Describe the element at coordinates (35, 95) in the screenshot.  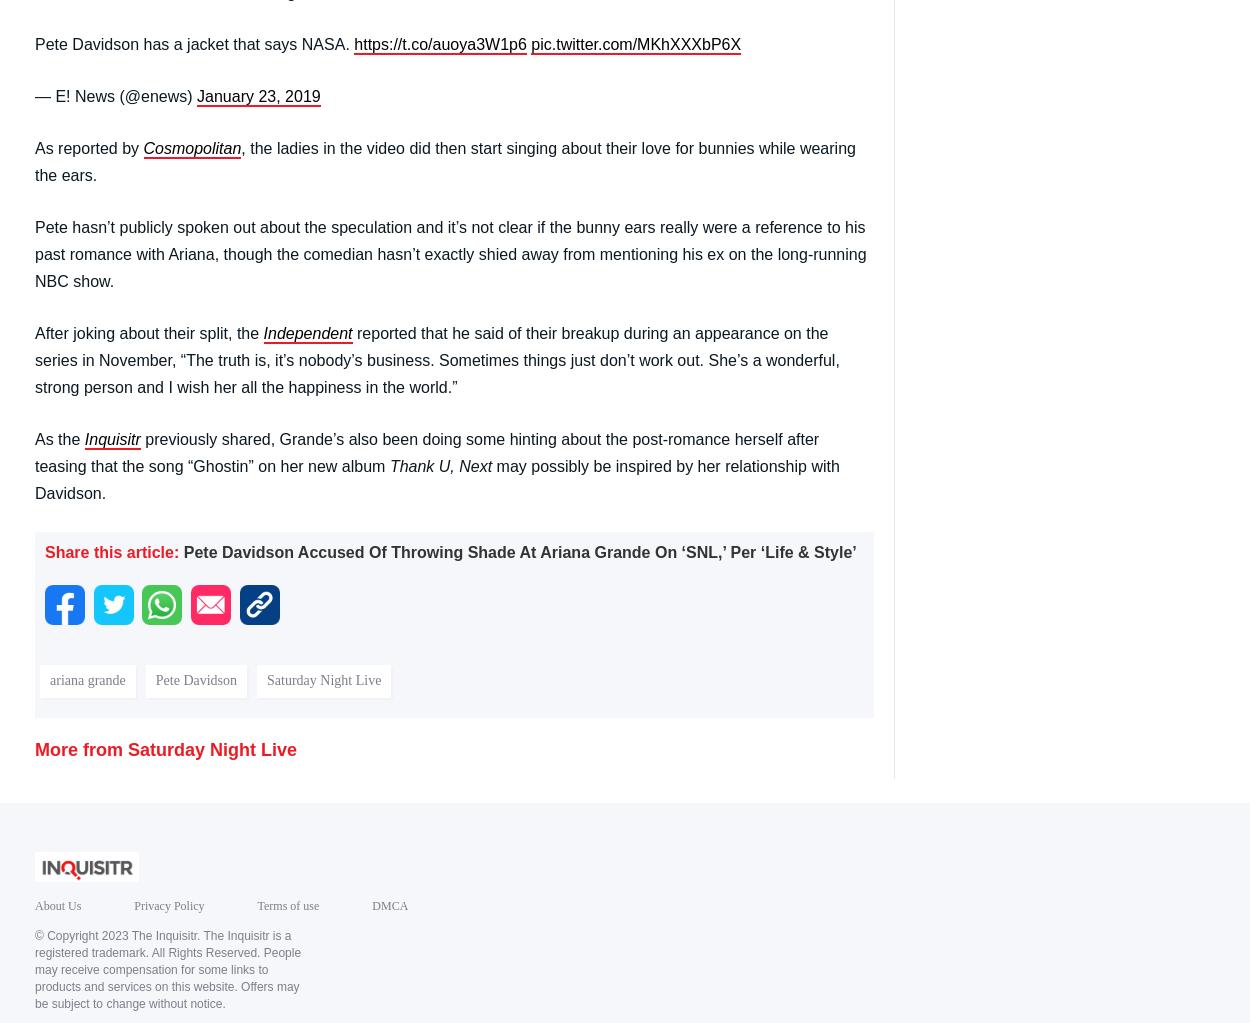
I see `'— E! News (@enews)'` at that location.